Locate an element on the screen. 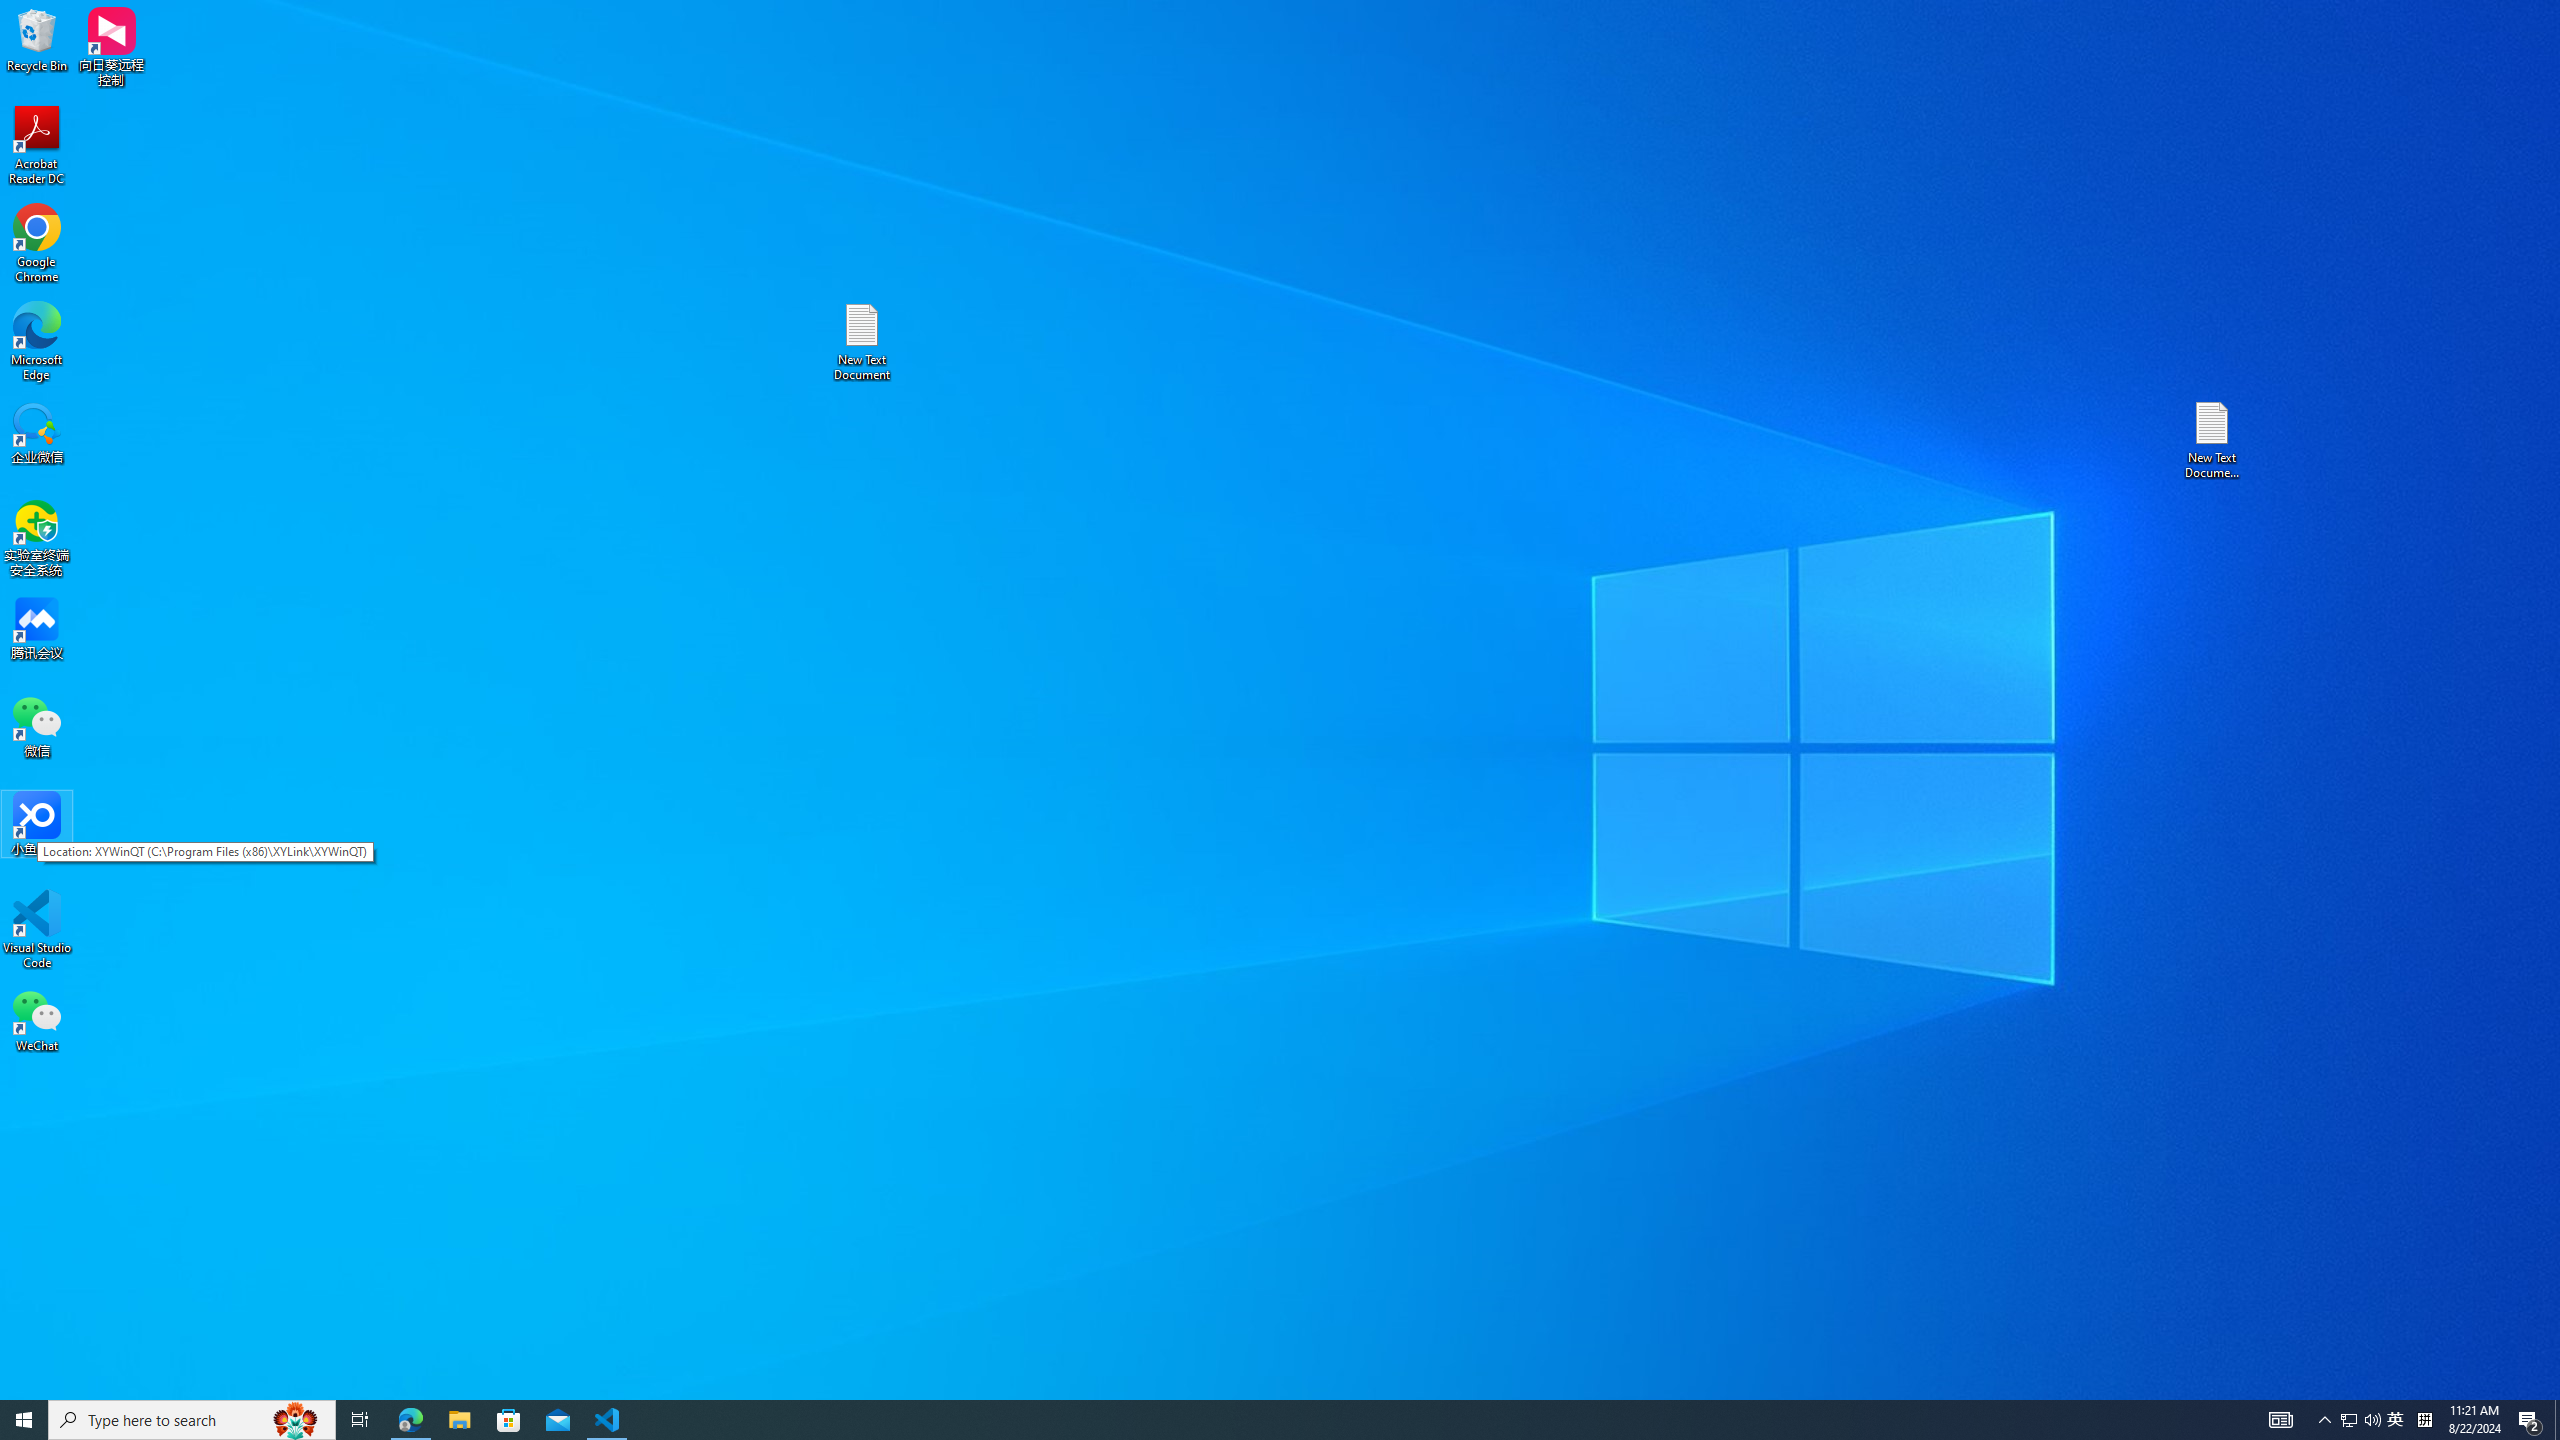  'Search highlights icon opens search home window' is located at coordinates (294, 1418).